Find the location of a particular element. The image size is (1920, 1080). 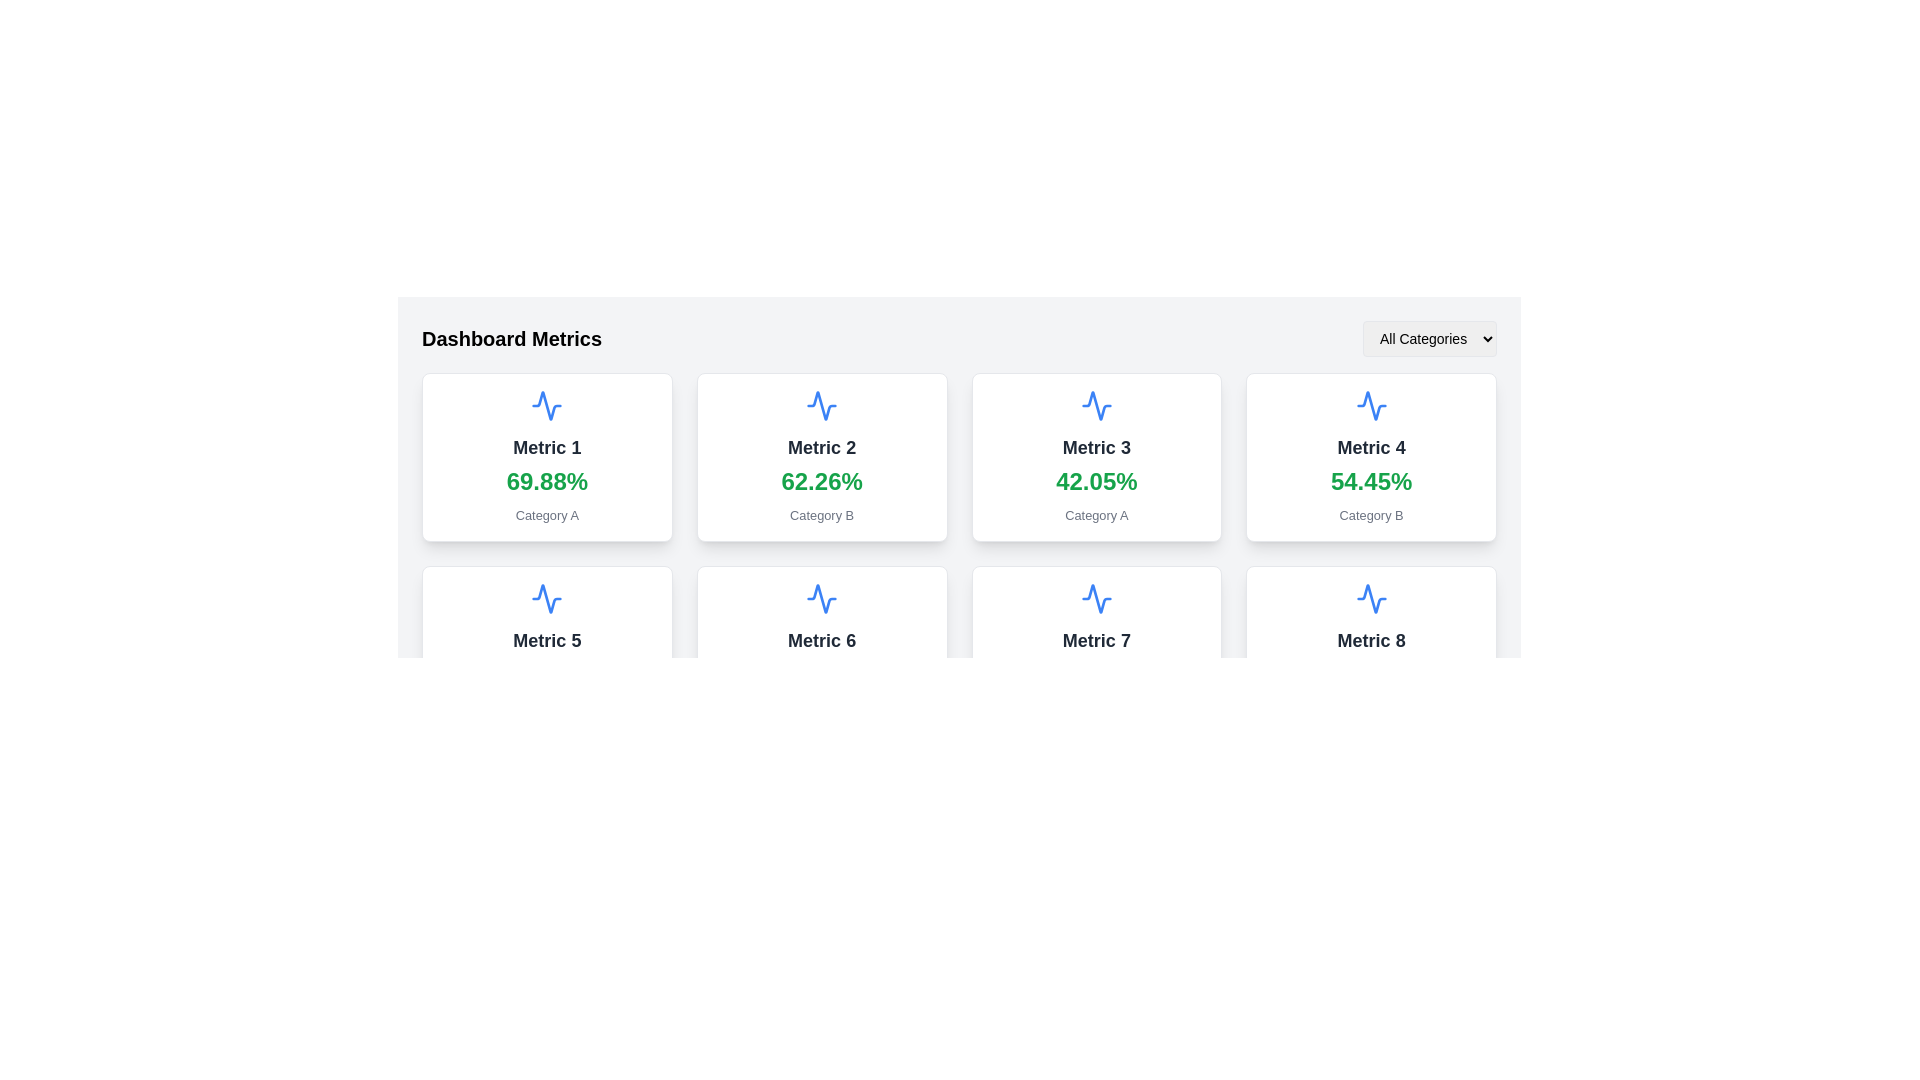

the card displaying 'Metric 7' is located at coordinates (1095, 650).